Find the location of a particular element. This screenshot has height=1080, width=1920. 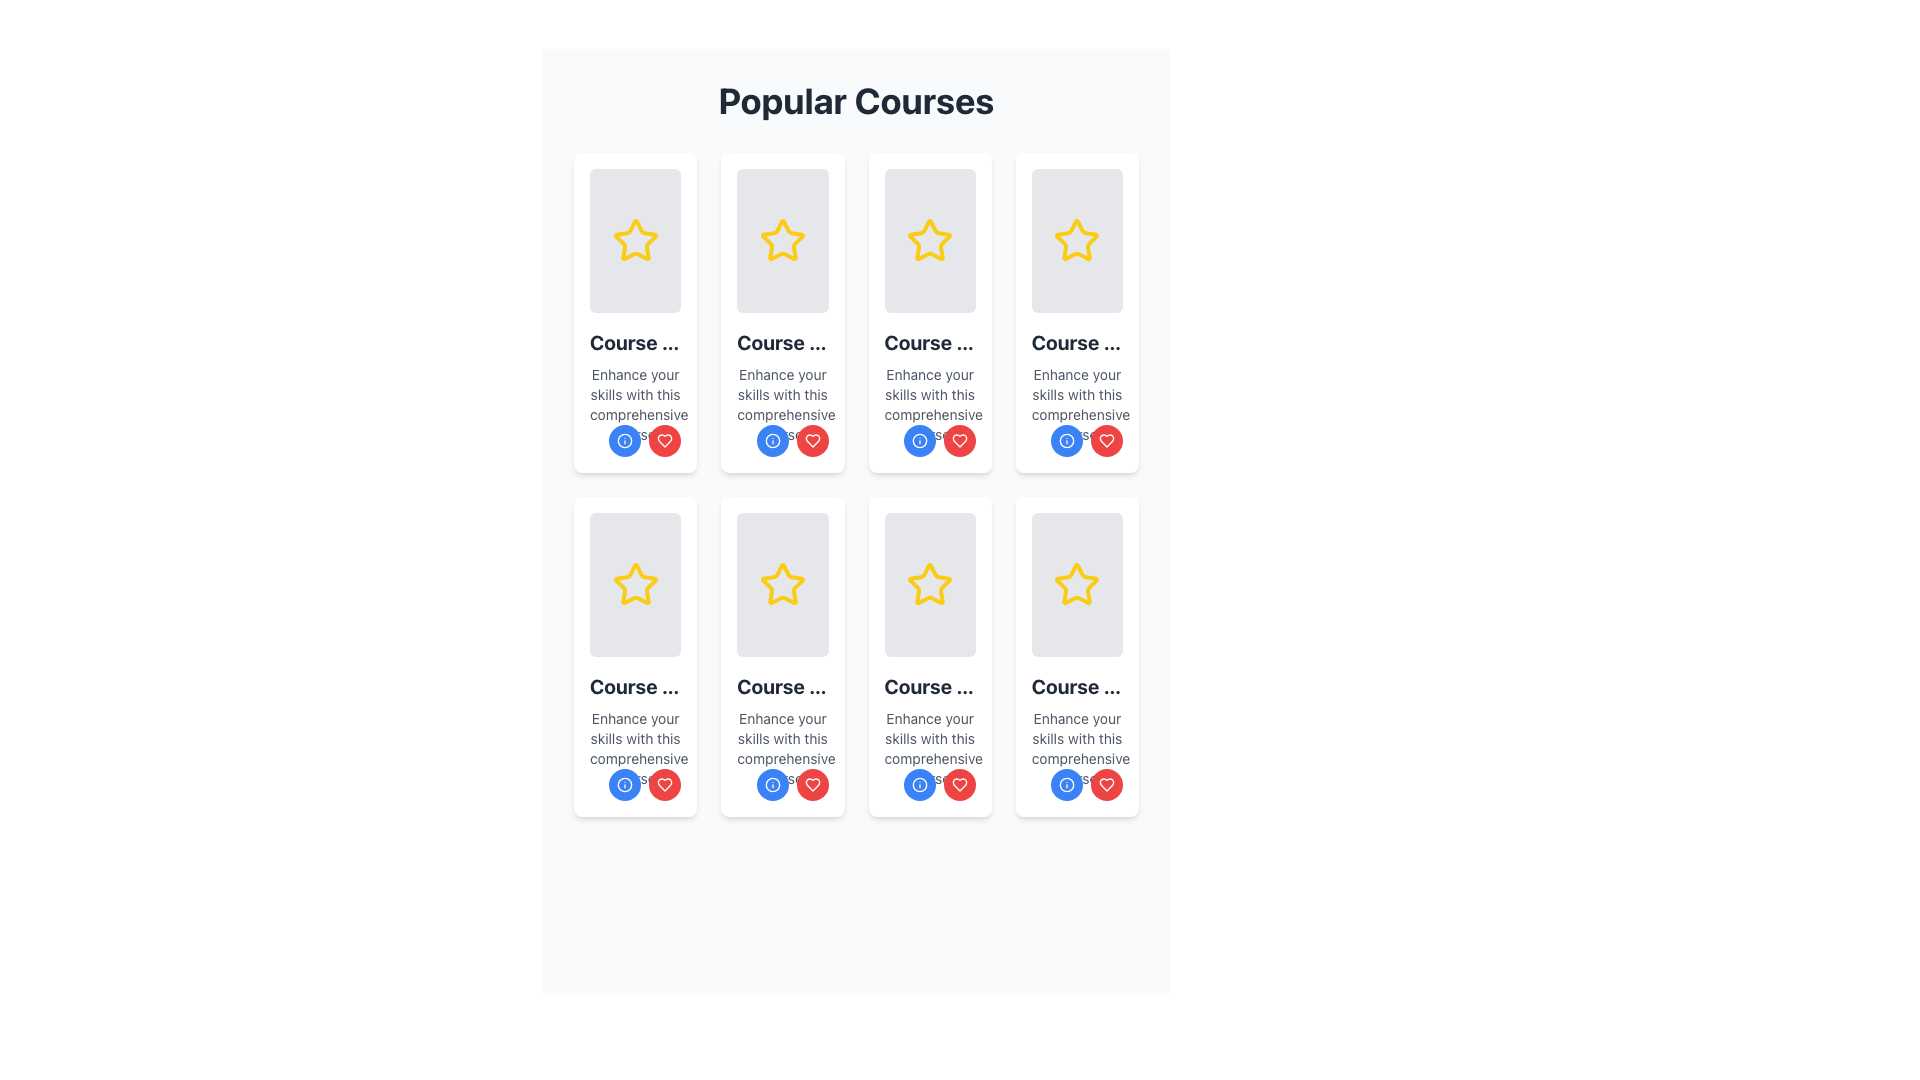

text label displaying 'Course Title 1' which is centrally aligned in a white rounded rectangular card under the 'Popular Courses' heading is located at coordinates (634, 342).